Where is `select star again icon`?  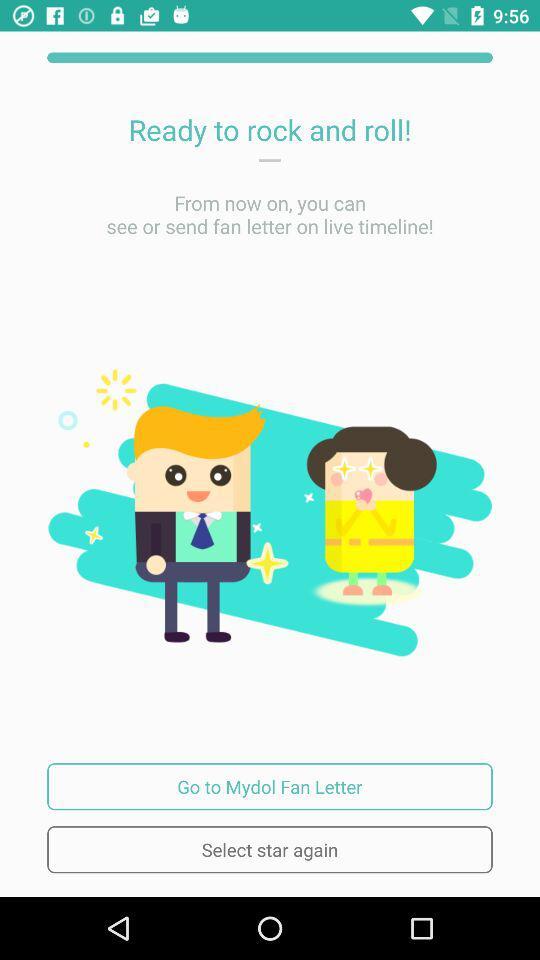
select star again icon is located at coordinates (270, 848).